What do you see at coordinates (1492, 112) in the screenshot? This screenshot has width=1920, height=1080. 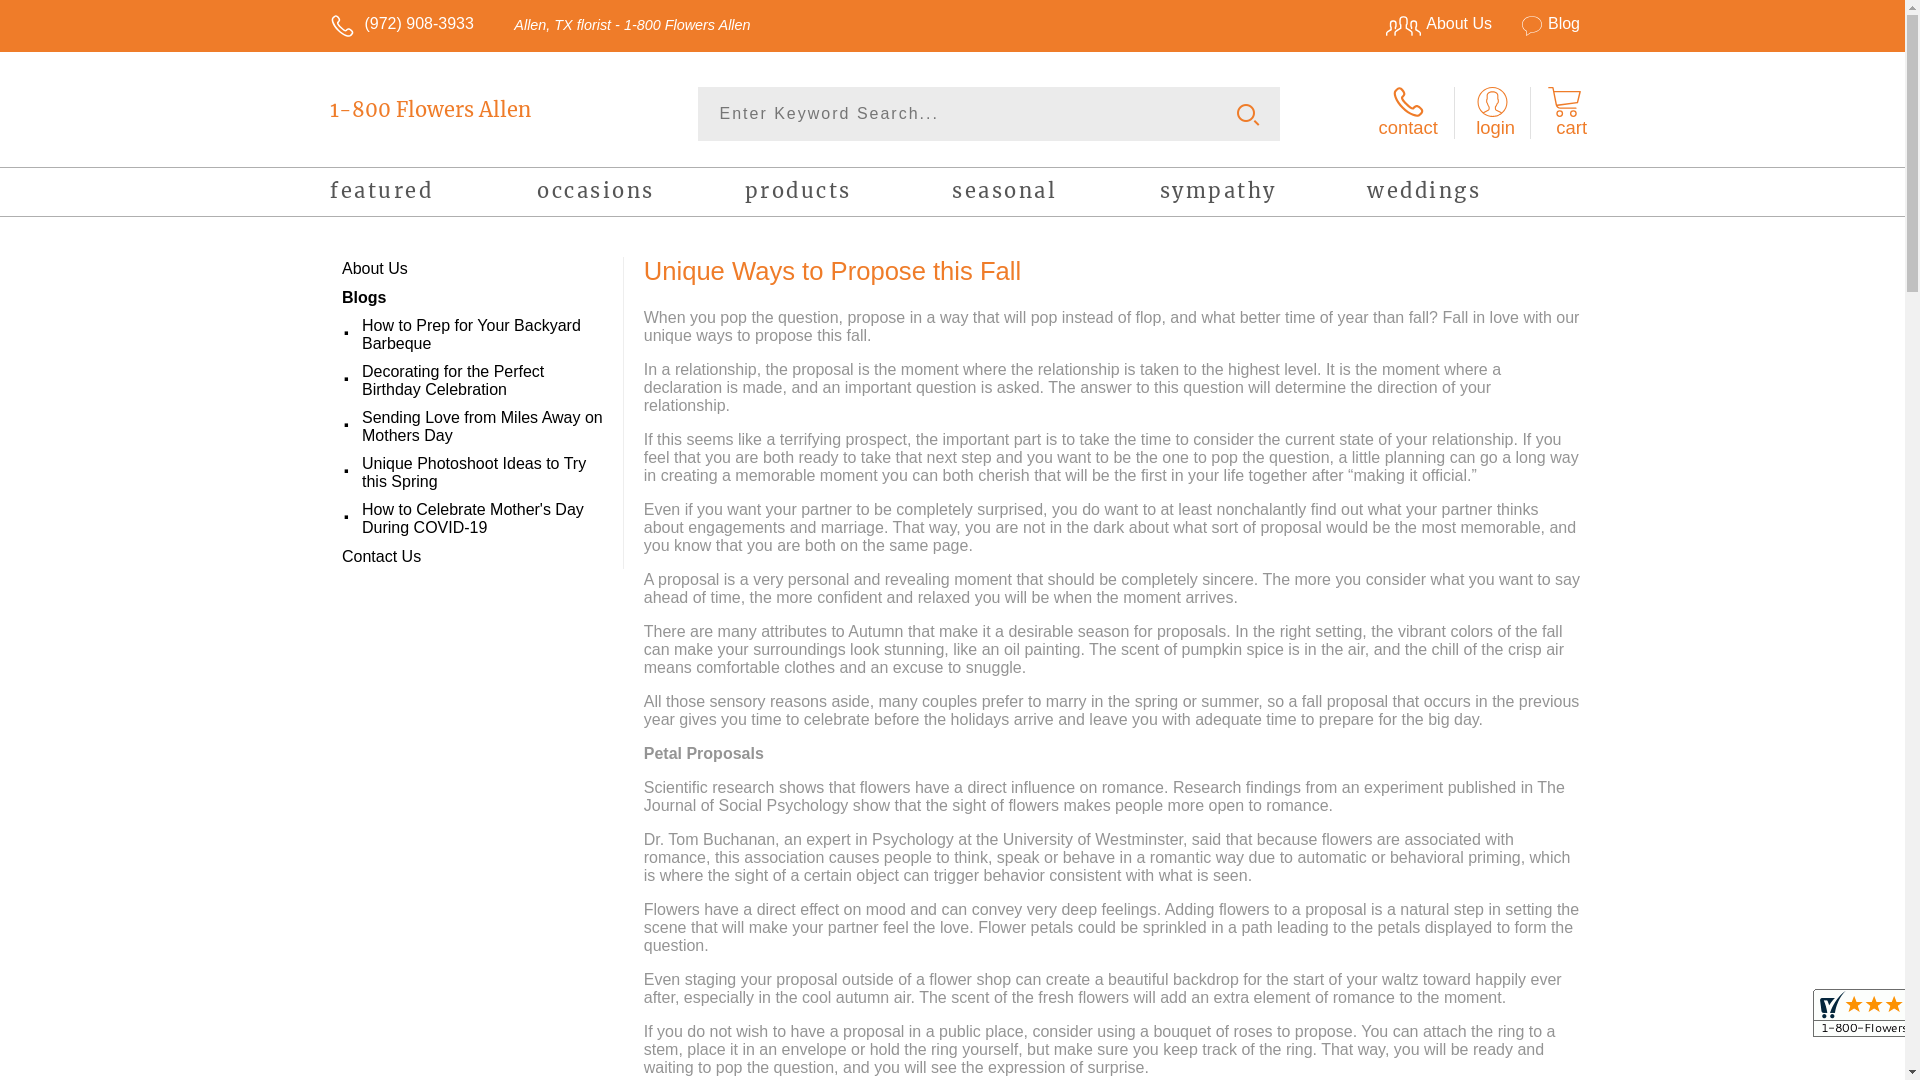 I see `'login or register` at bounding box center [1492, 112].